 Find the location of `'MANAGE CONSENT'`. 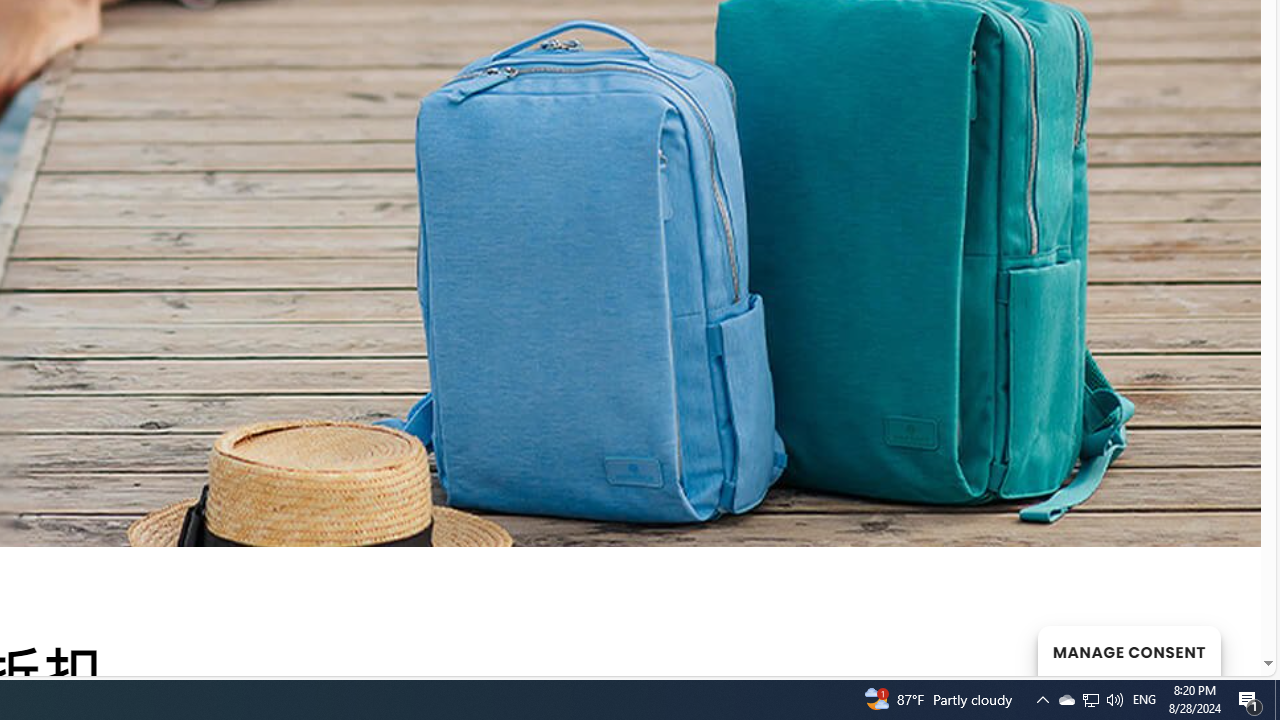

'MANAGE CONSENT' is located at coordinates (1128, 650).